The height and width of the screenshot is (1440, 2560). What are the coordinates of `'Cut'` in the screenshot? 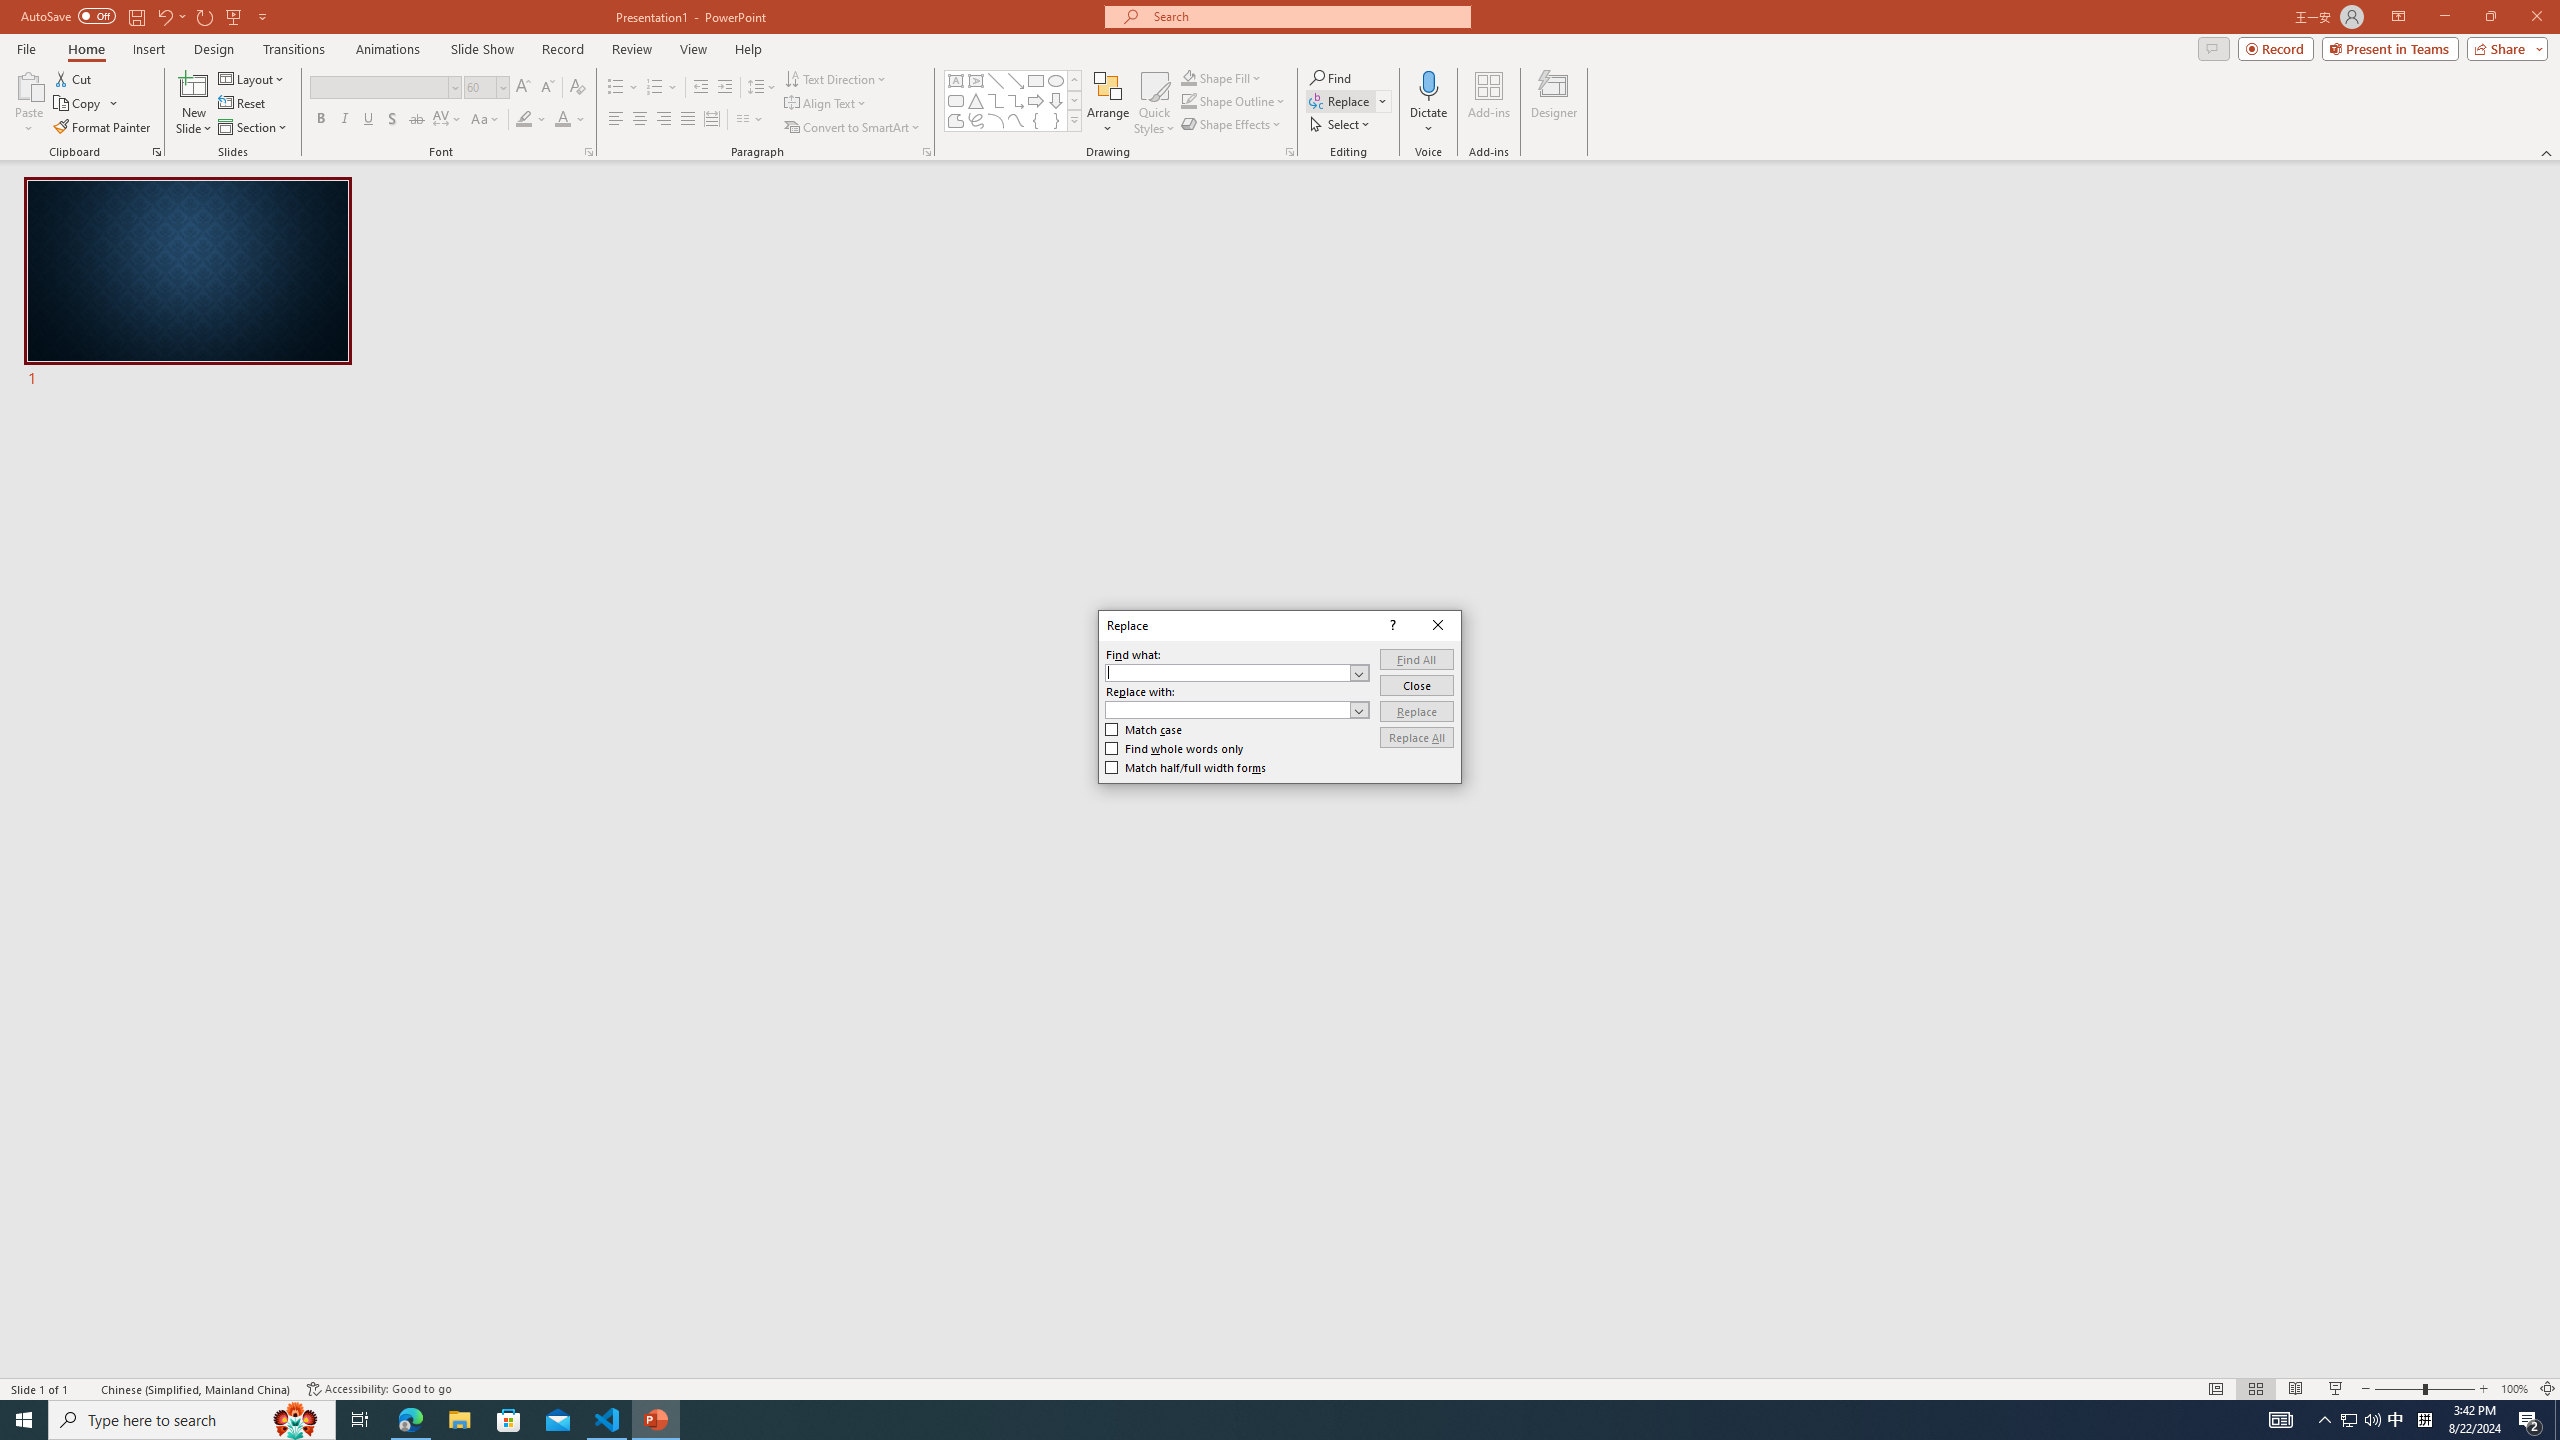 It's located at (73, 78).